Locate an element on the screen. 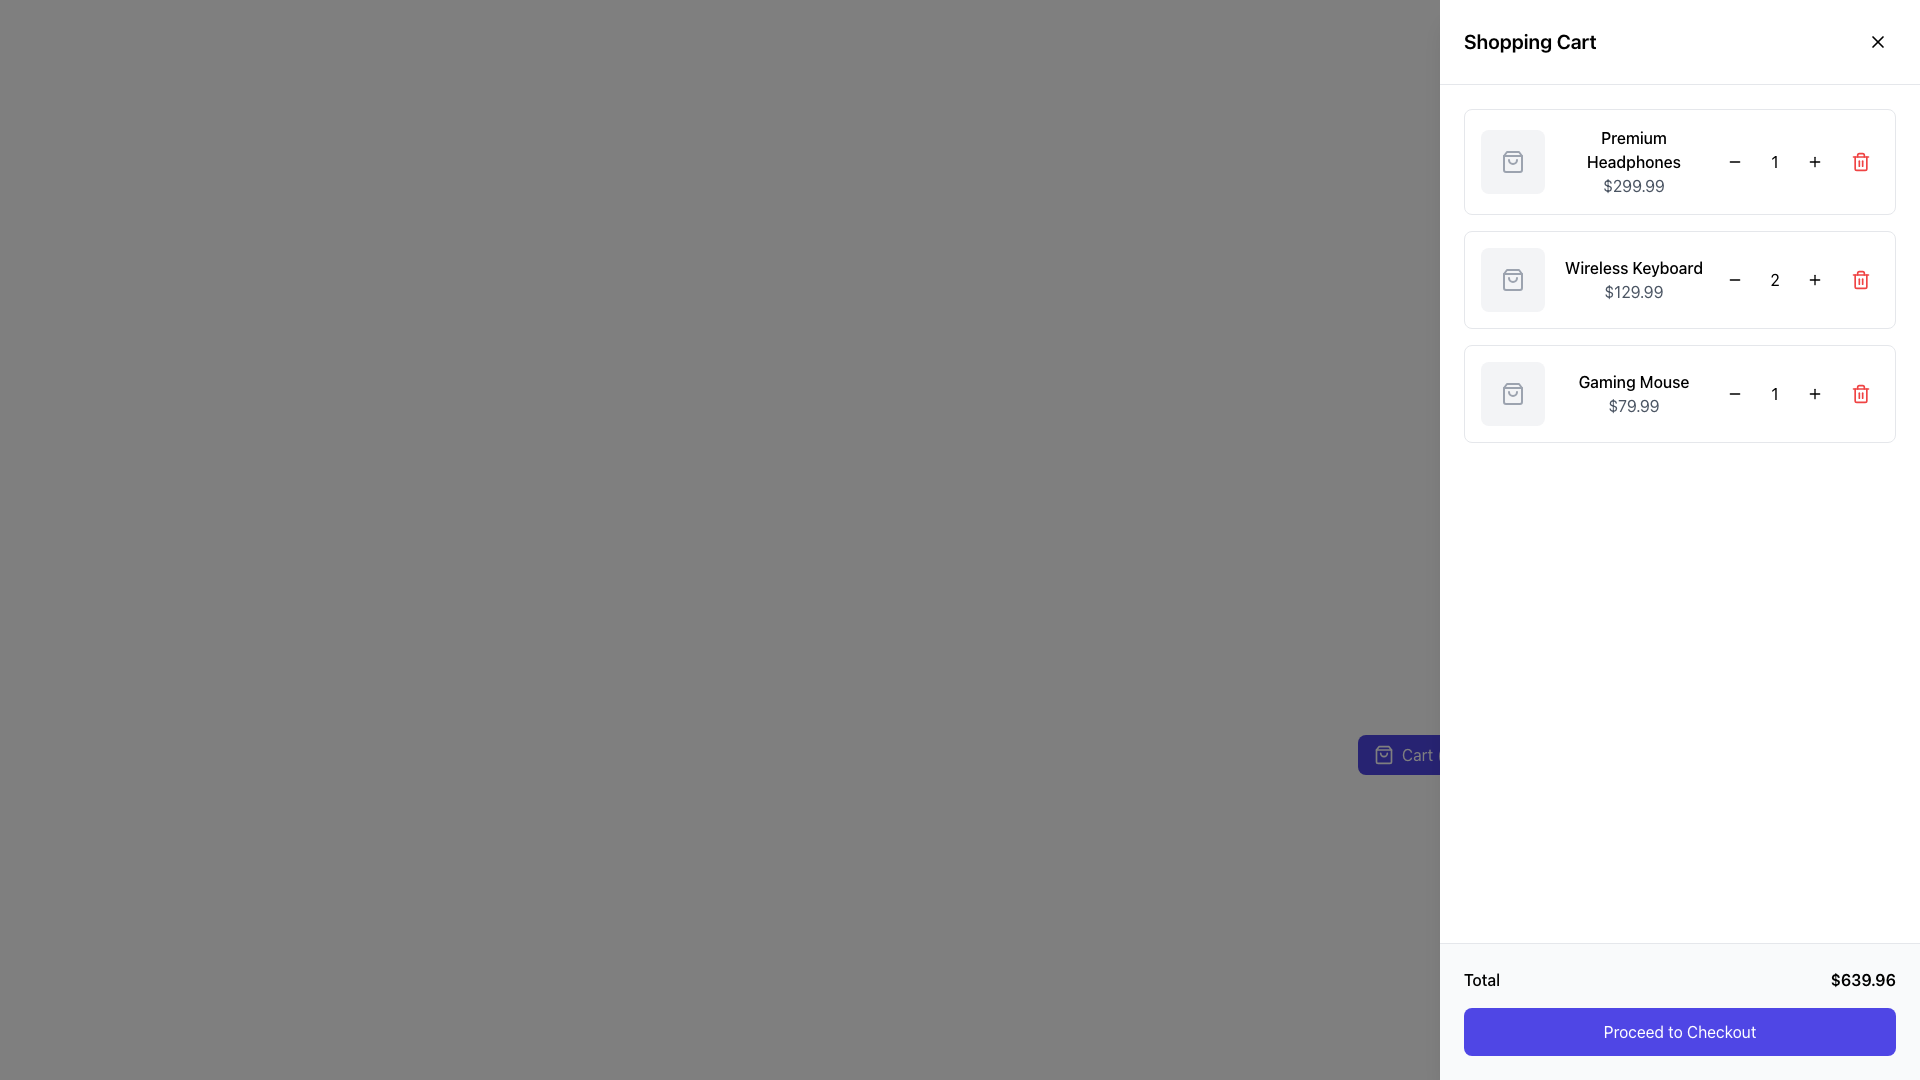  the 'Wireless Keyboard' text label in the shopping cart interface, which is located above the price of $129.99 in the second item of the list is located at coordinates (1633, 266).